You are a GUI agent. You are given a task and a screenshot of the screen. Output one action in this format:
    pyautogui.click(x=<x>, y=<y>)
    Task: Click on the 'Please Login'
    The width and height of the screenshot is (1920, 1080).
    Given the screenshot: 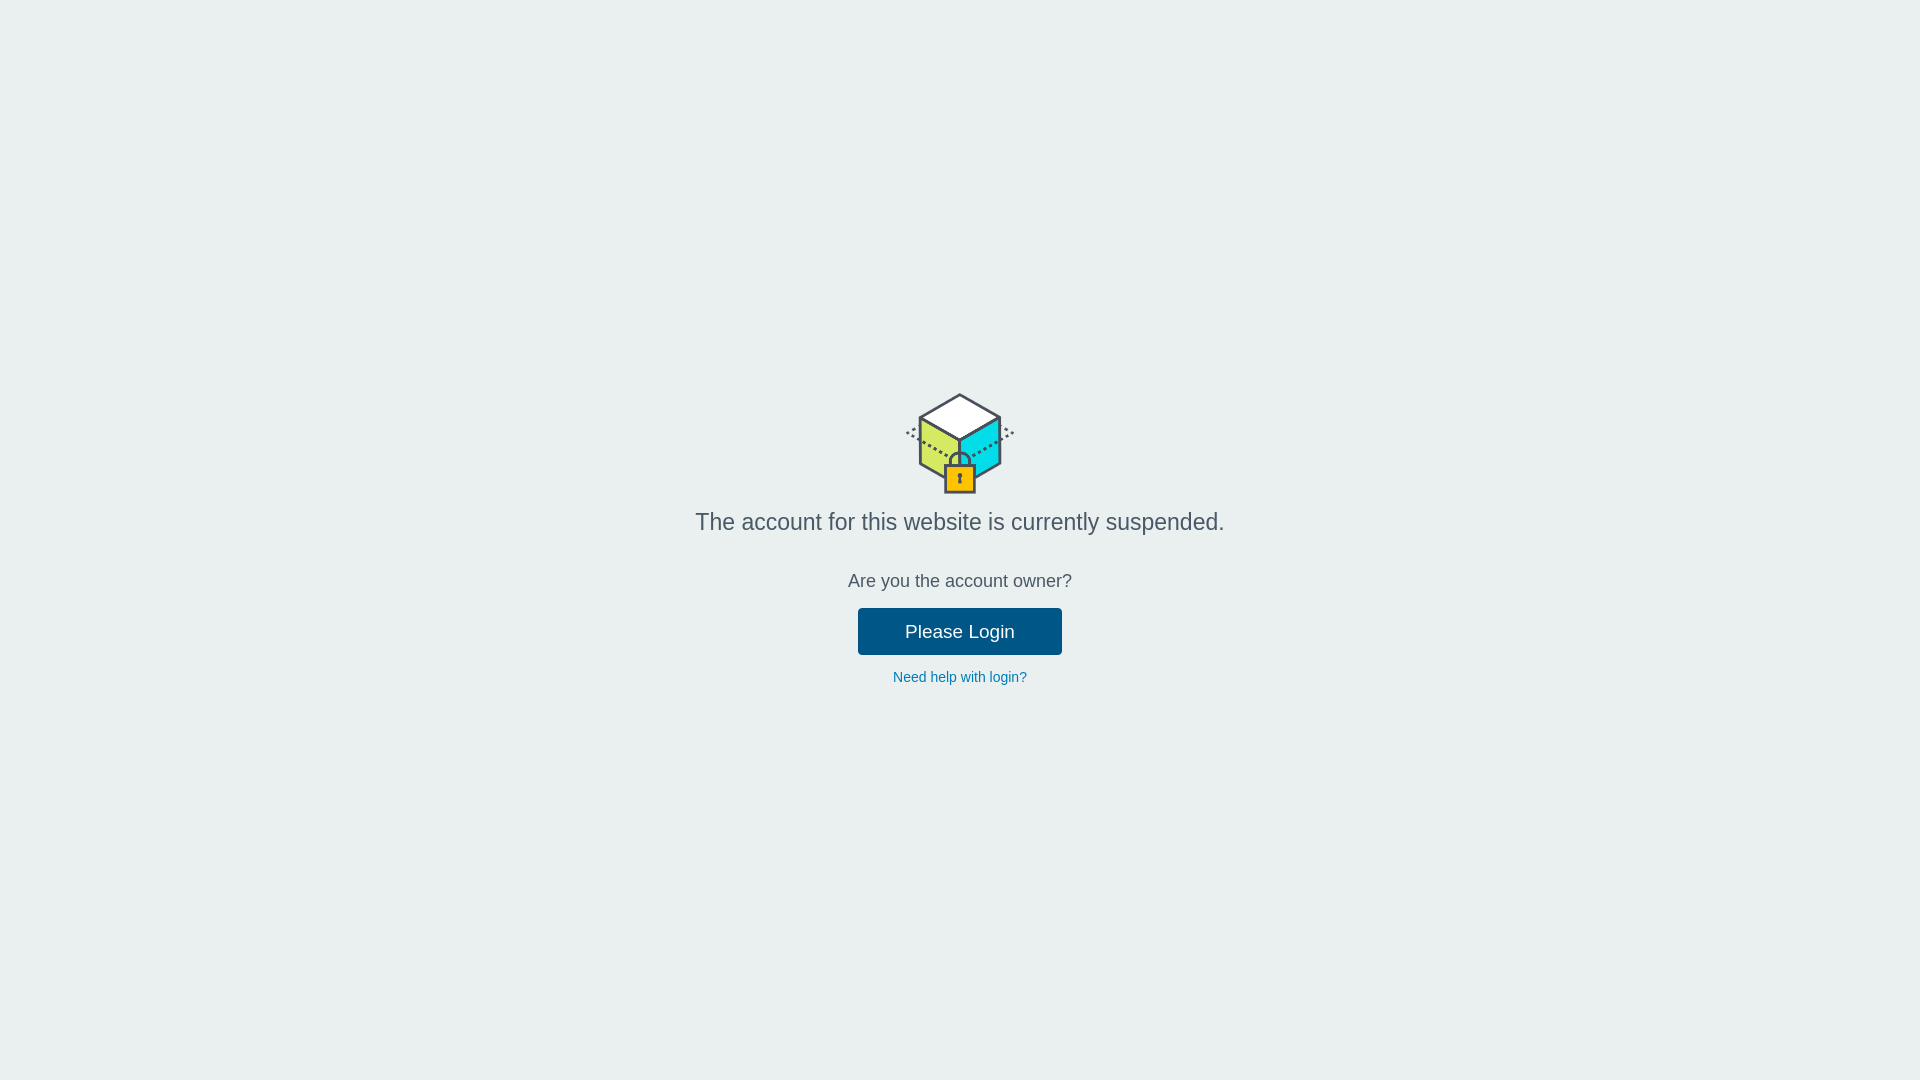 What is the action you would take?
    pyautogui.click(x=960, y=631)
    